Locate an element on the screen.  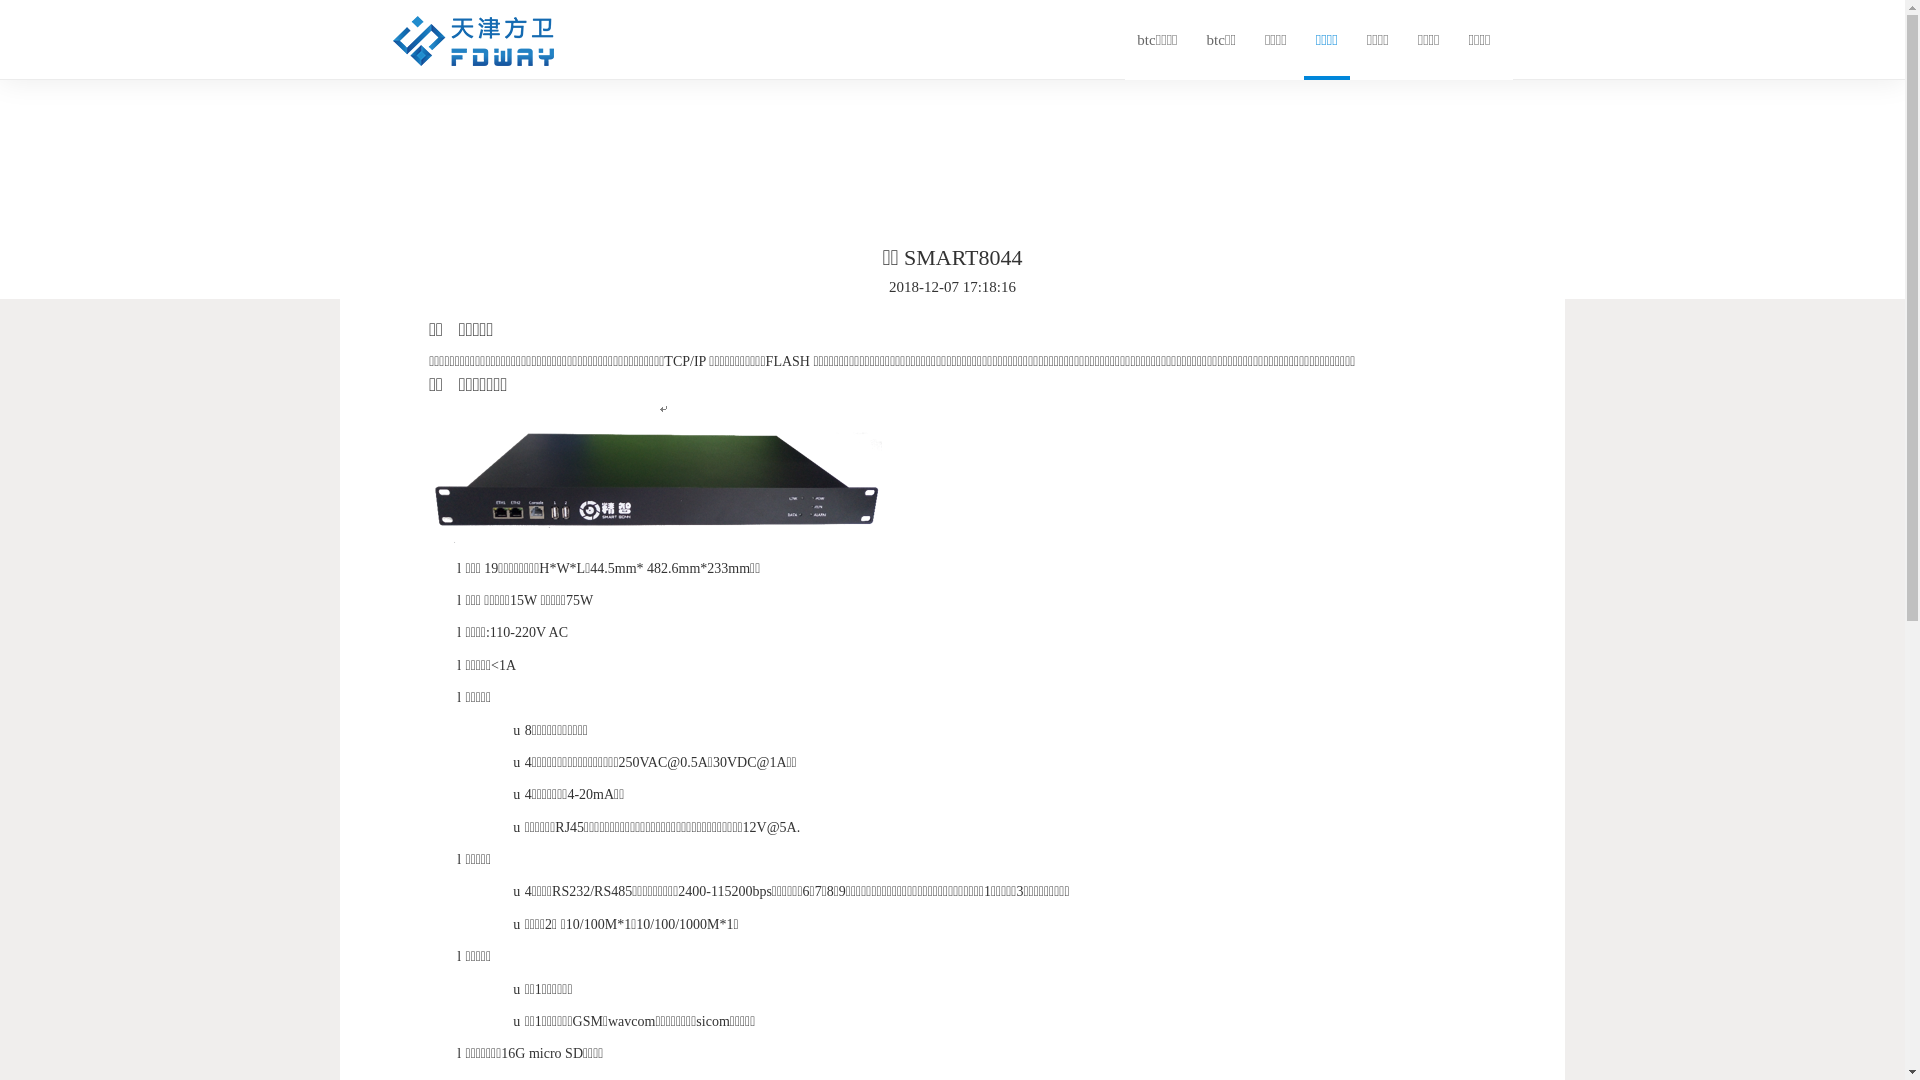
'1544174317414059112.png' is located at coordinates (659, 477).